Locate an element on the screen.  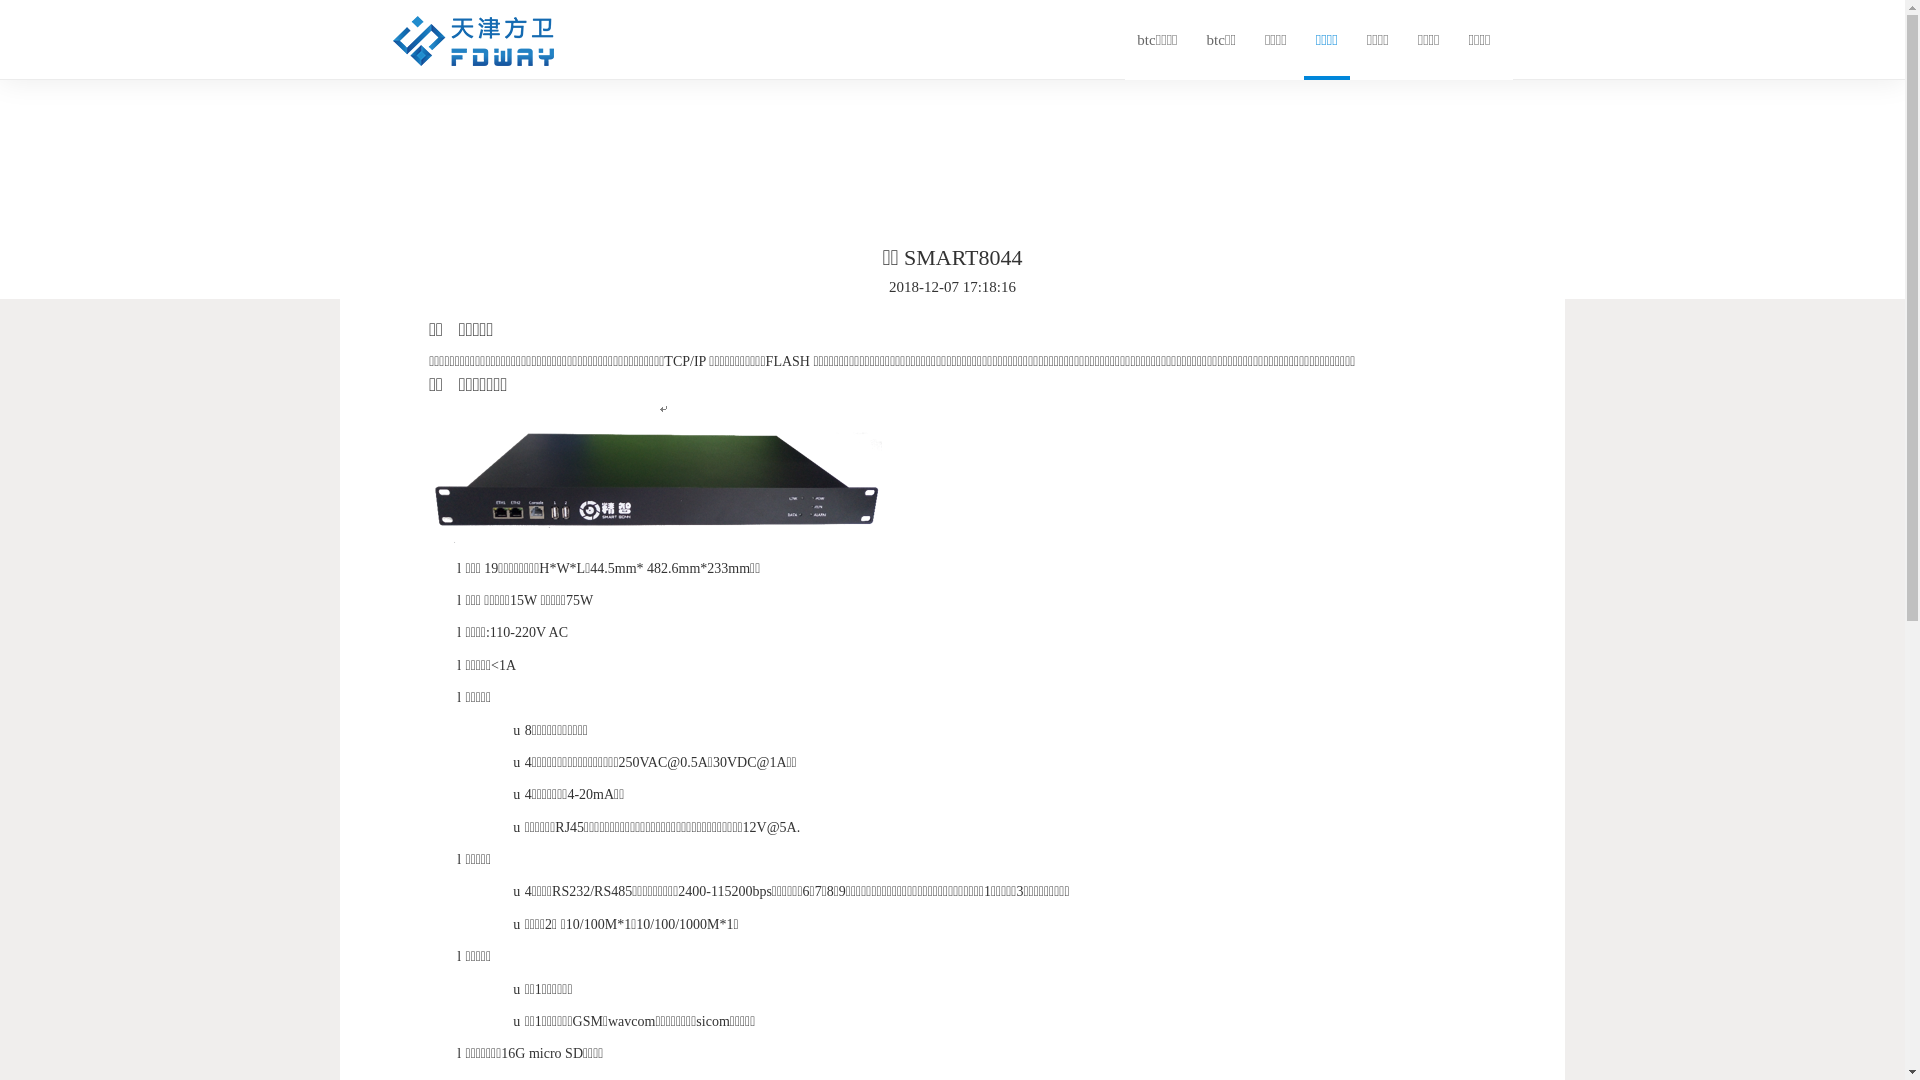
'1544174317414059112.png' is located at coordinates (659, 477).